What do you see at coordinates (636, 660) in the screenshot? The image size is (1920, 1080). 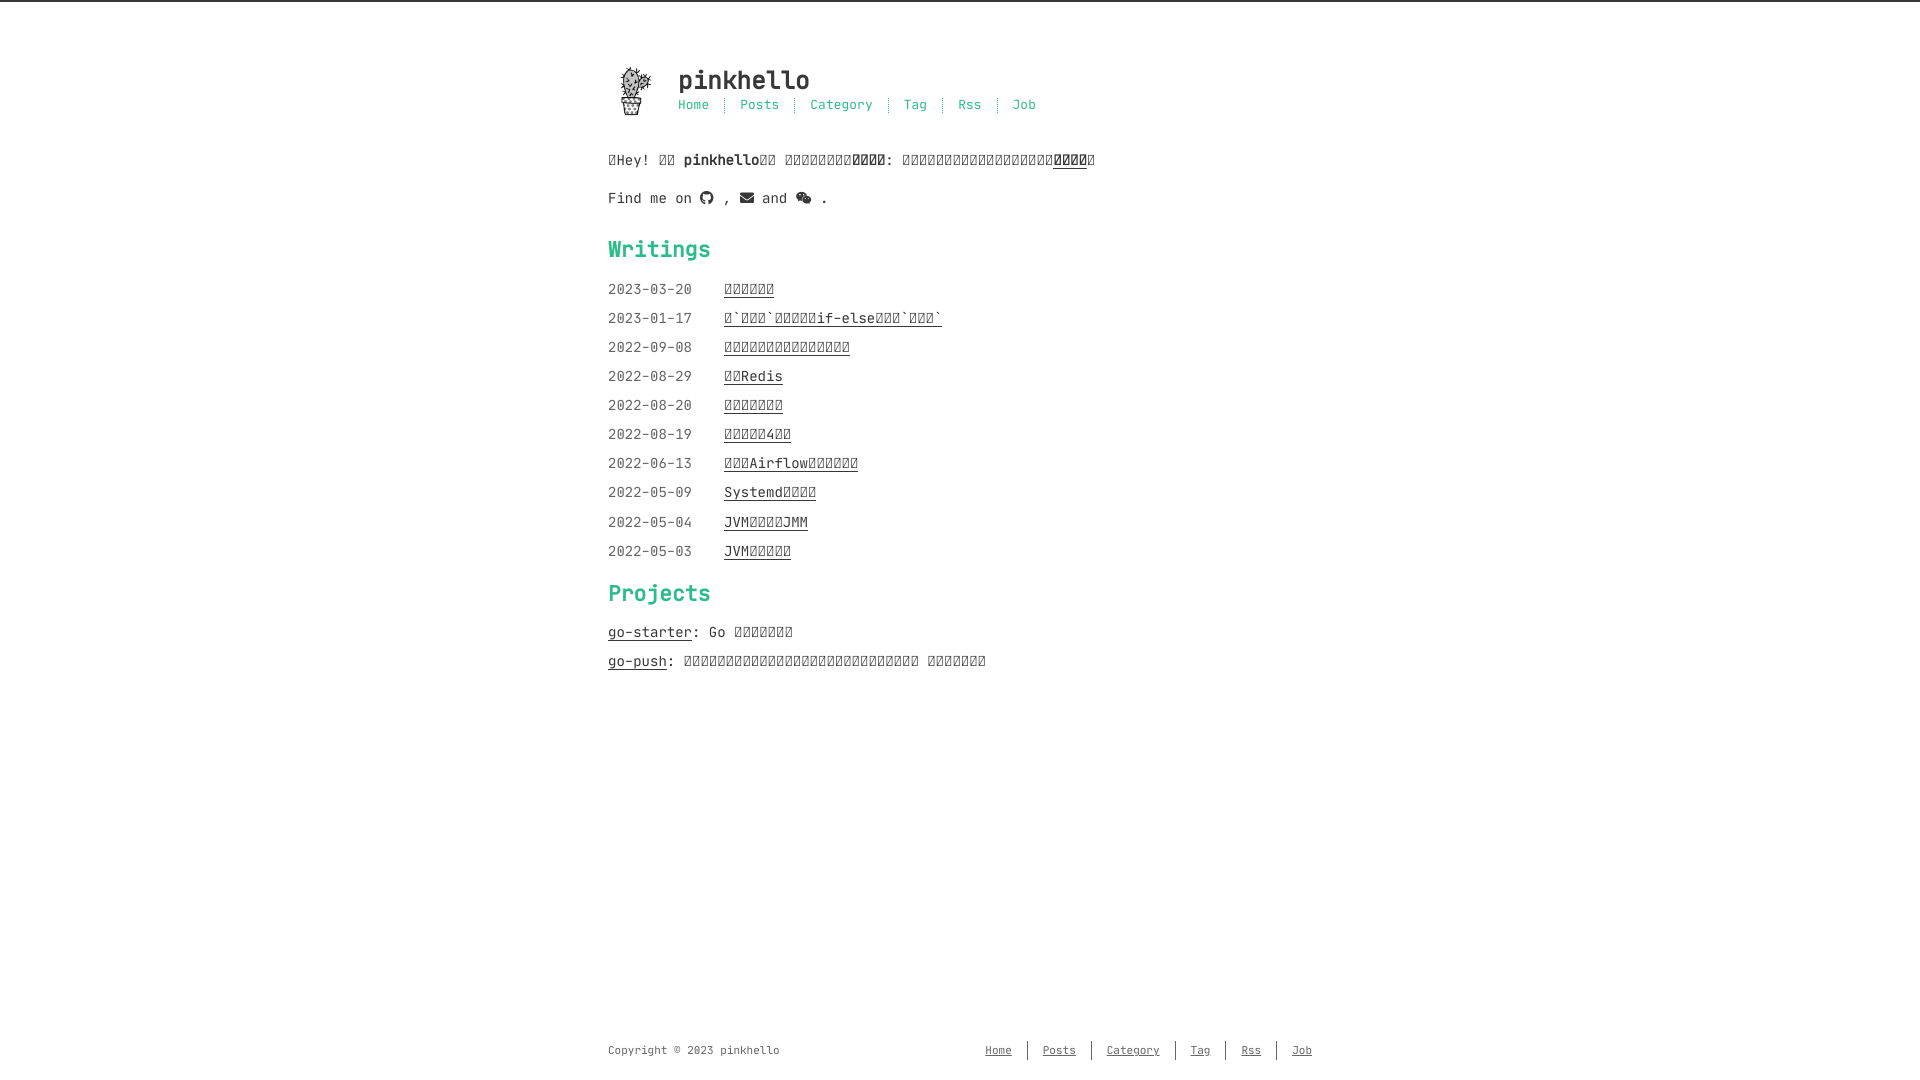 I see `'go-push'` at bounding box center [636, 660].